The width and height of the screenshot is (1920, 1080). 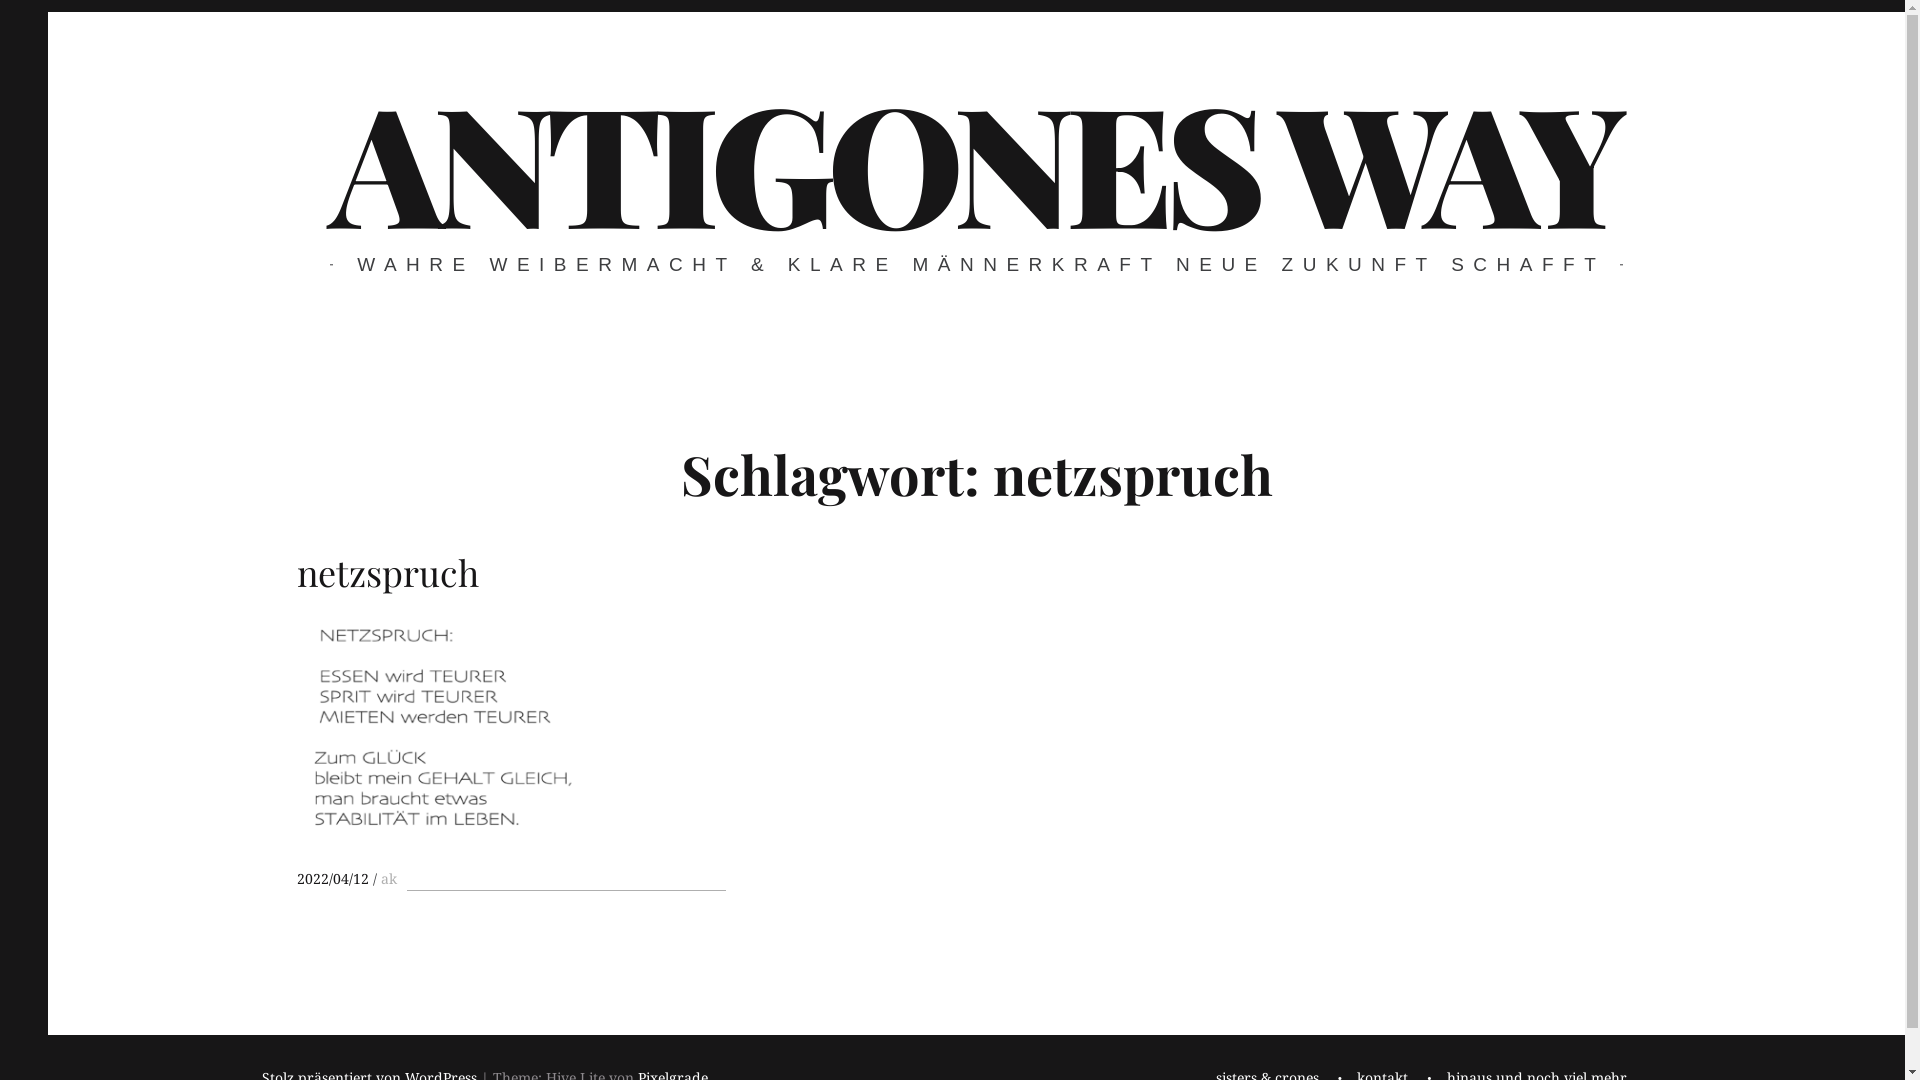 I want to click on 'Springe zum Inhalt', so click(x=47, y=11).